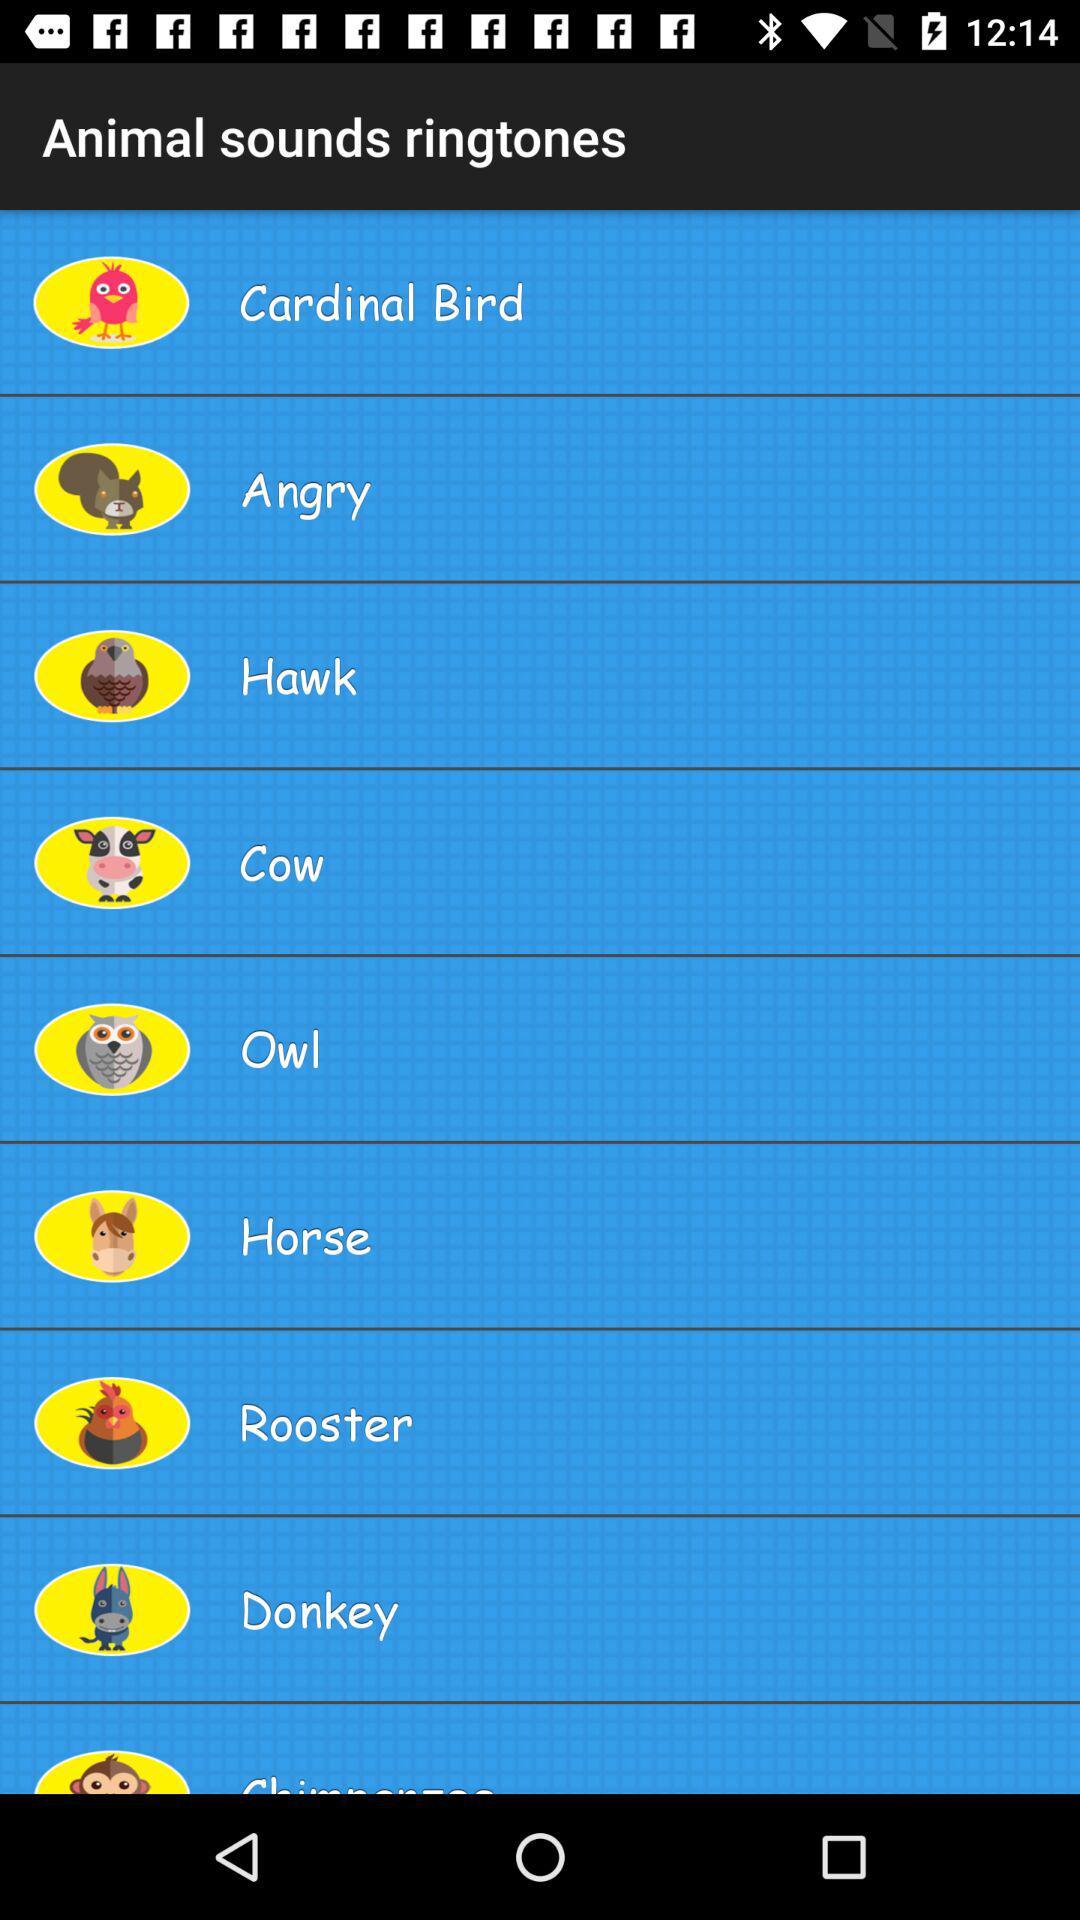 Image resolution: width=1080 pixels, height=1920 pixels. I want to click on the cow app, so click(651, 862).